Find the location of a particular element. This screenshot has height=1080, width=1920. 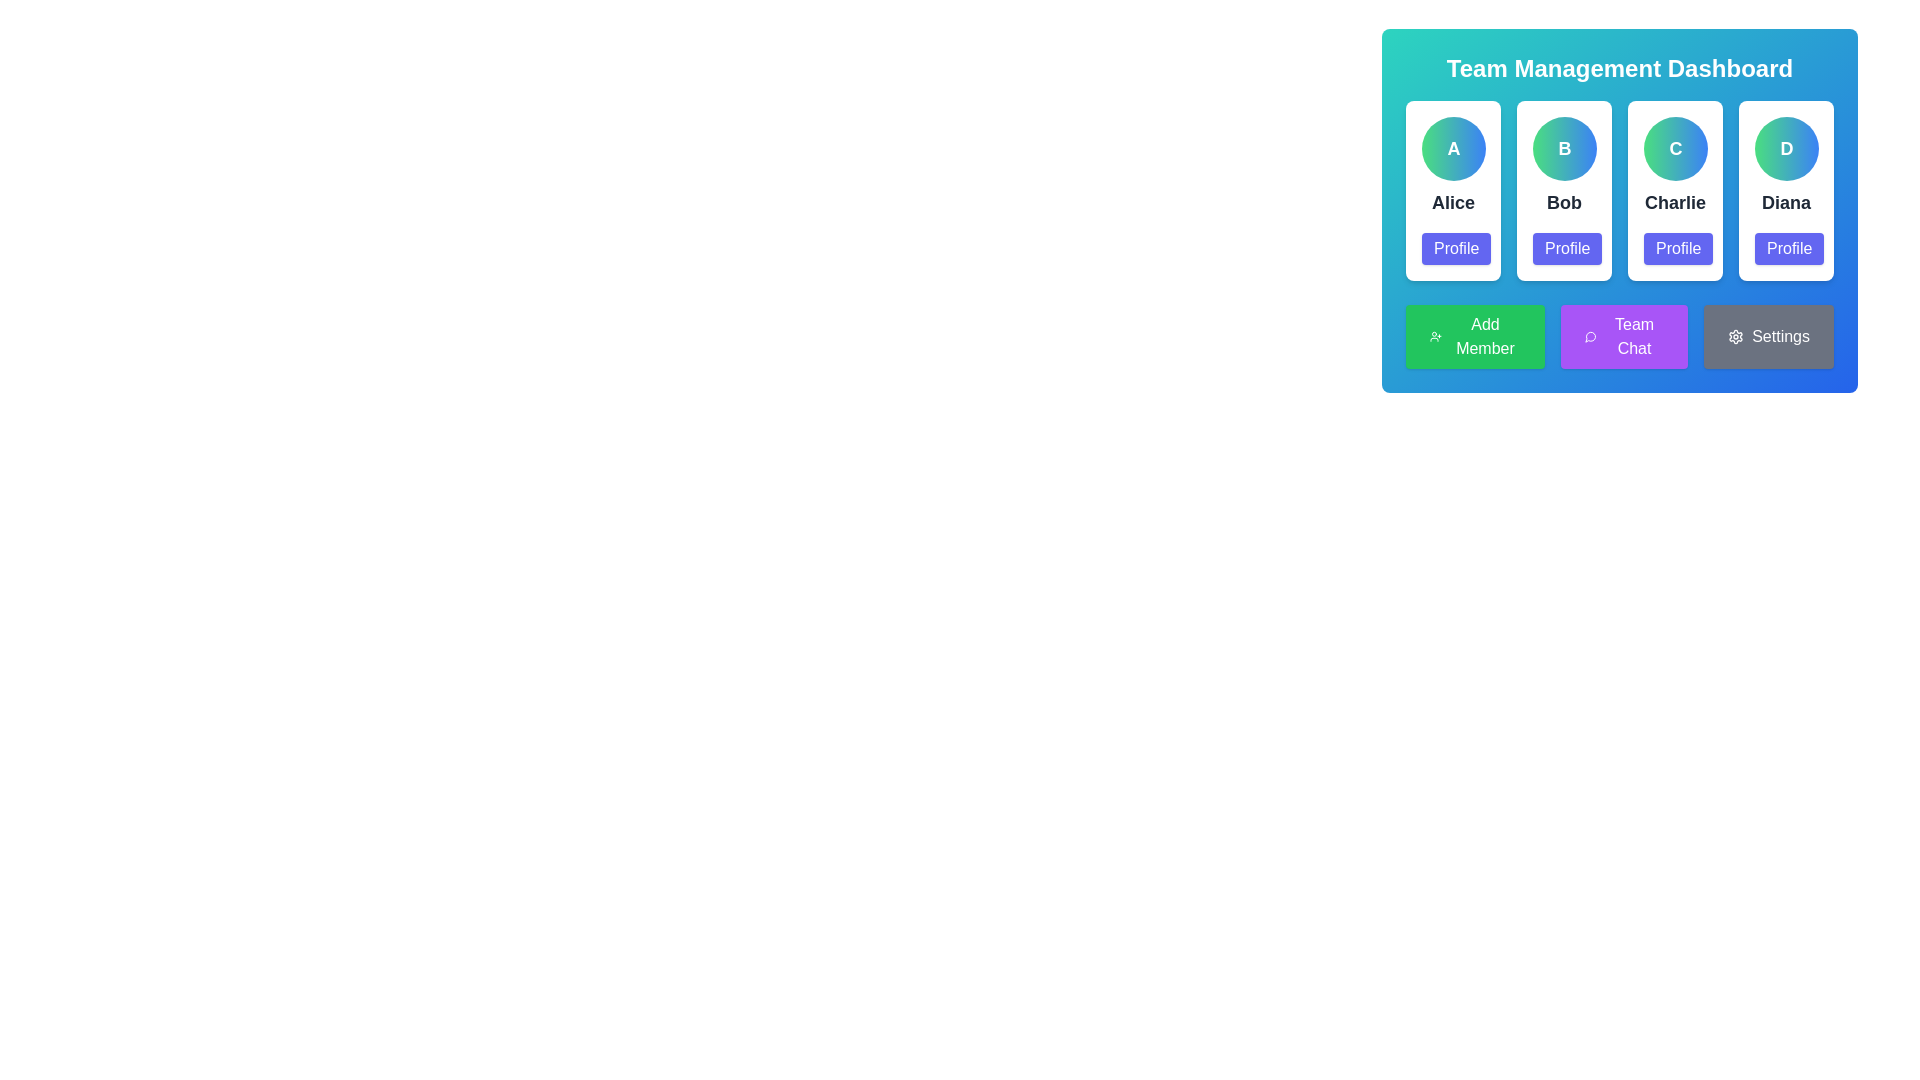

the user avatar display for user 'Diana', which is positioned above the text 'Diana' and the 'Profile' button is located at coordinates (1786, 148).